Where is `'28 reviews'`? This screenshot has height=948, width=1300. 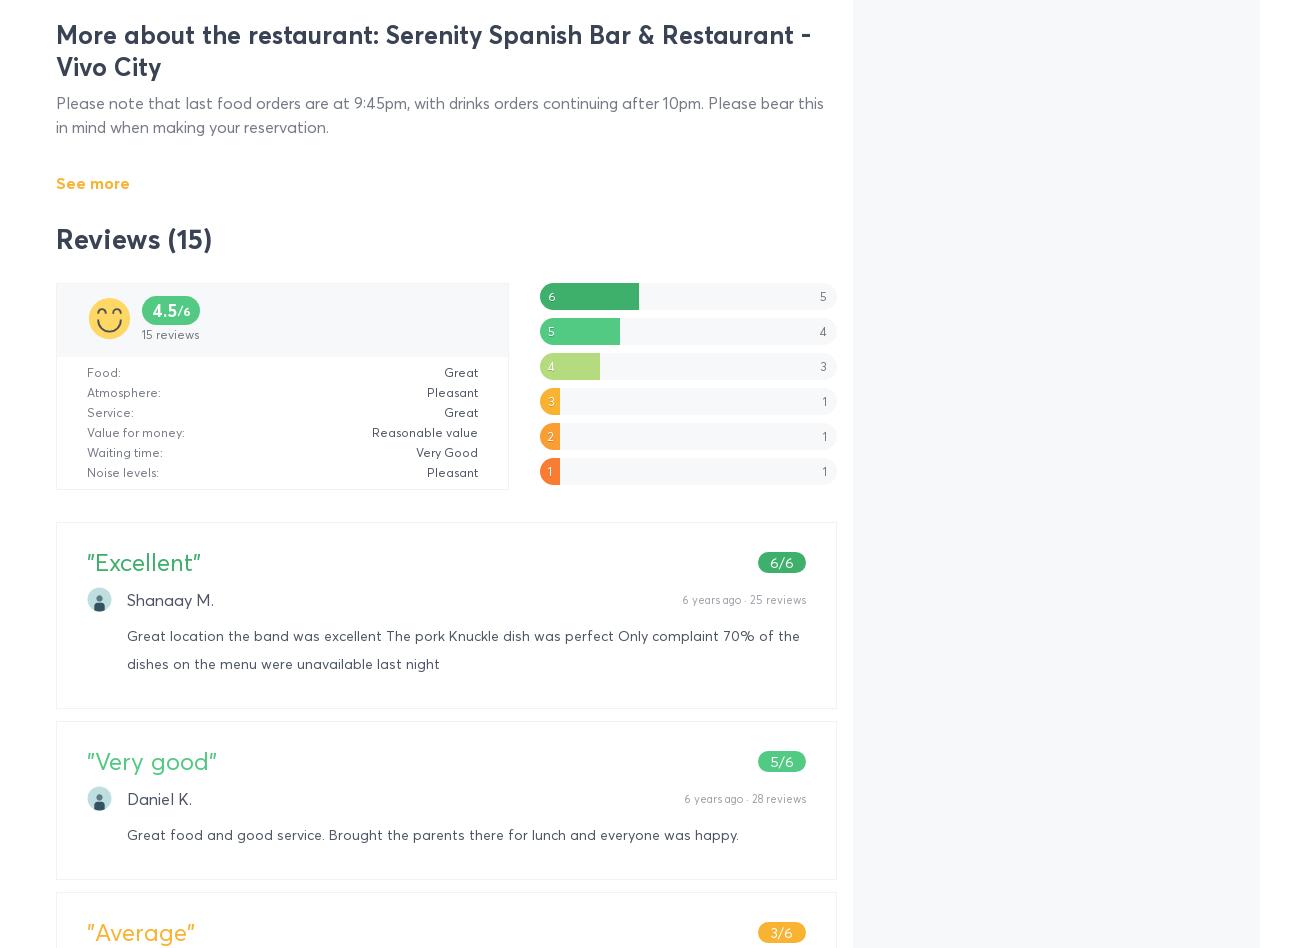
'28 reviews' is located at coordinates (777, 798).